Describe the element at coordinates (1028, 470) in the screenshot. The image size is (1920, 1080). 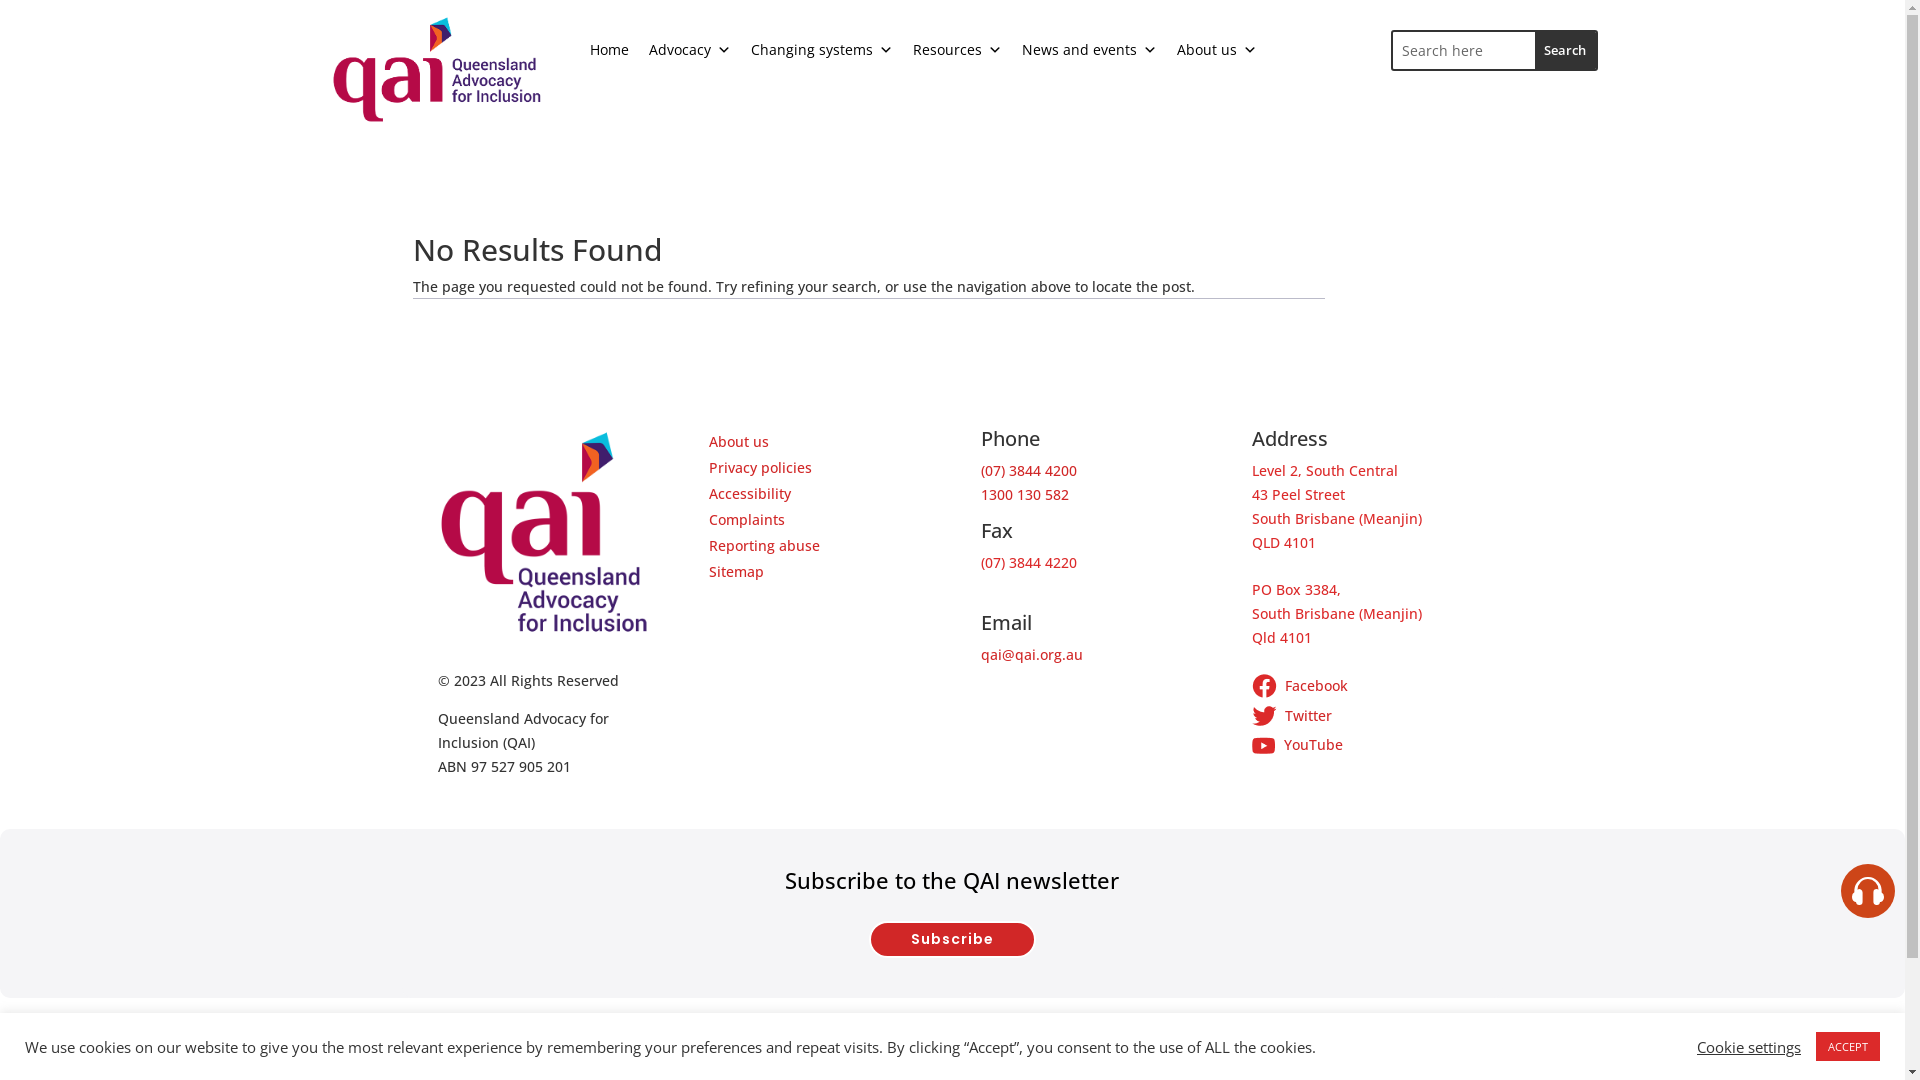
I see `'(07) 3844 4200'` at that location.